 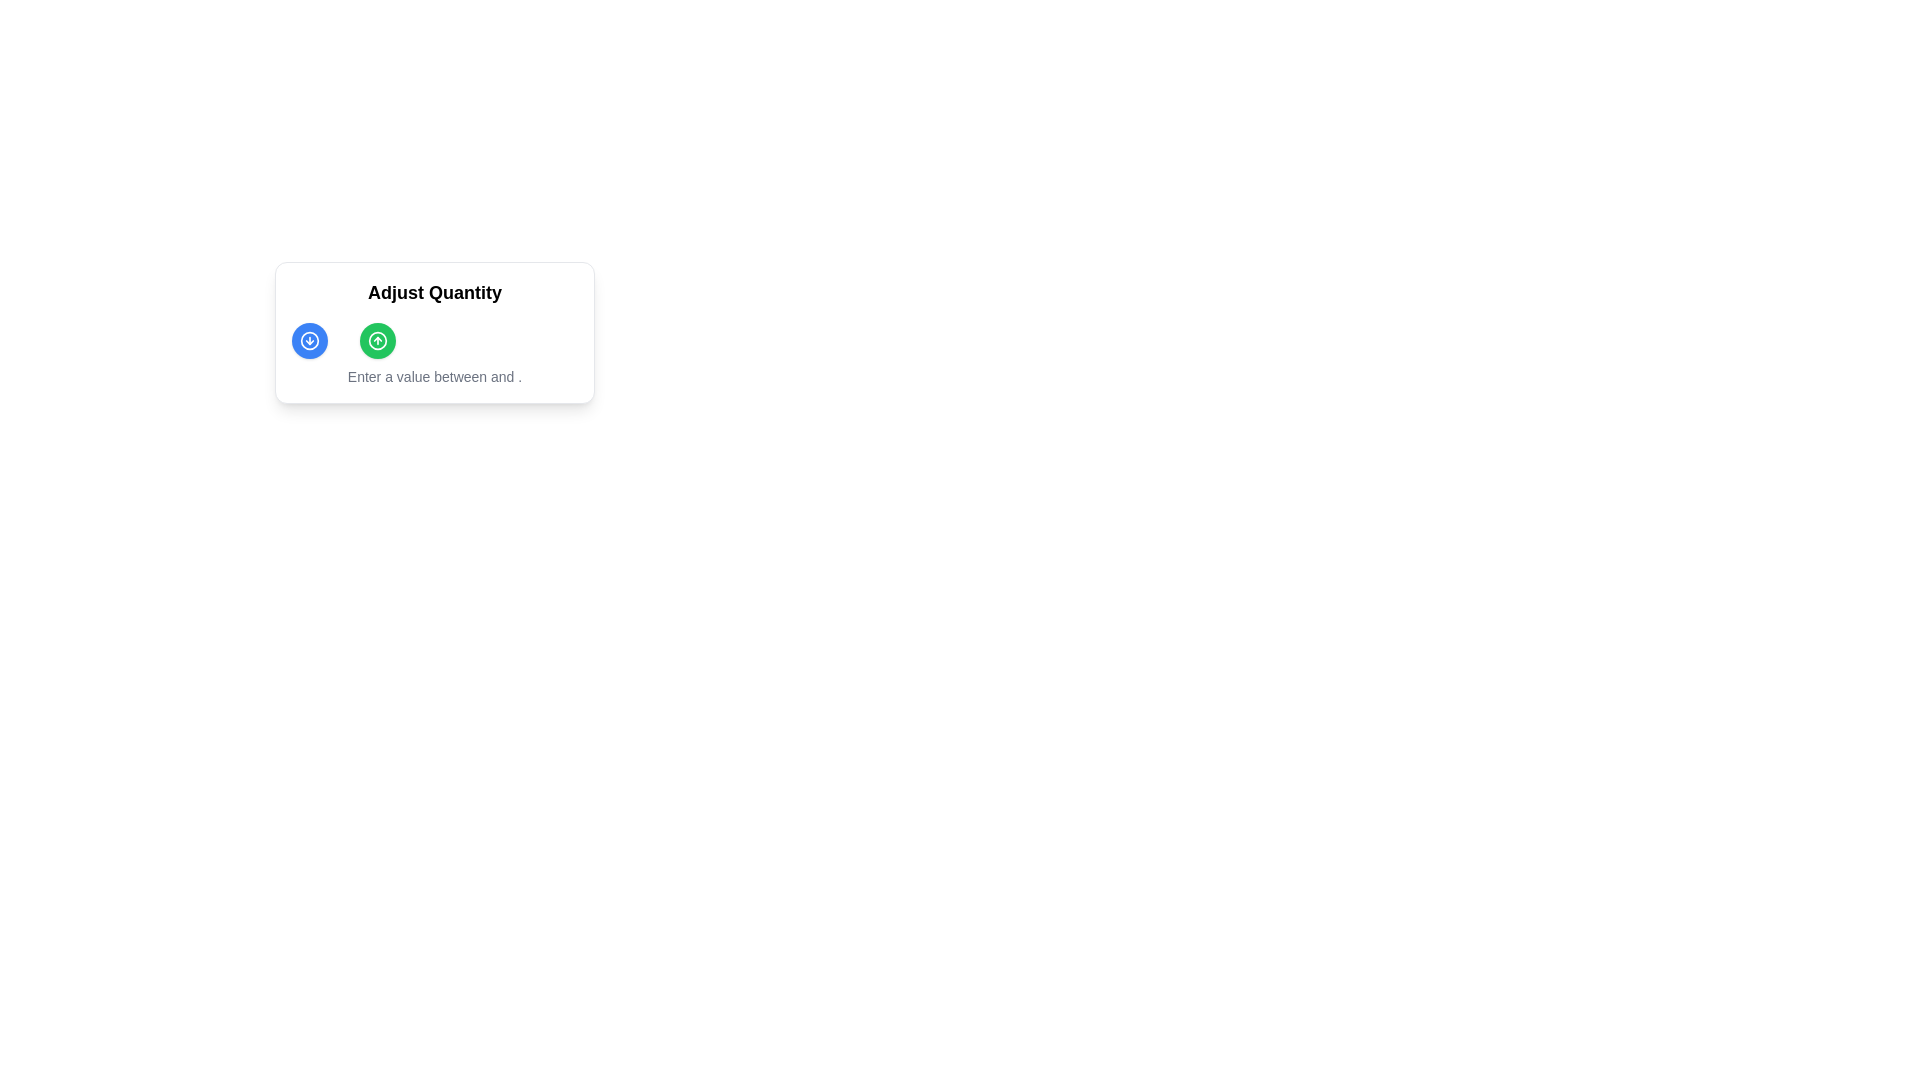 I want to click on the leftmost circular button that decreases a value or quantity, located slightly to the left of a similar green button, so click(x=309, y=339).